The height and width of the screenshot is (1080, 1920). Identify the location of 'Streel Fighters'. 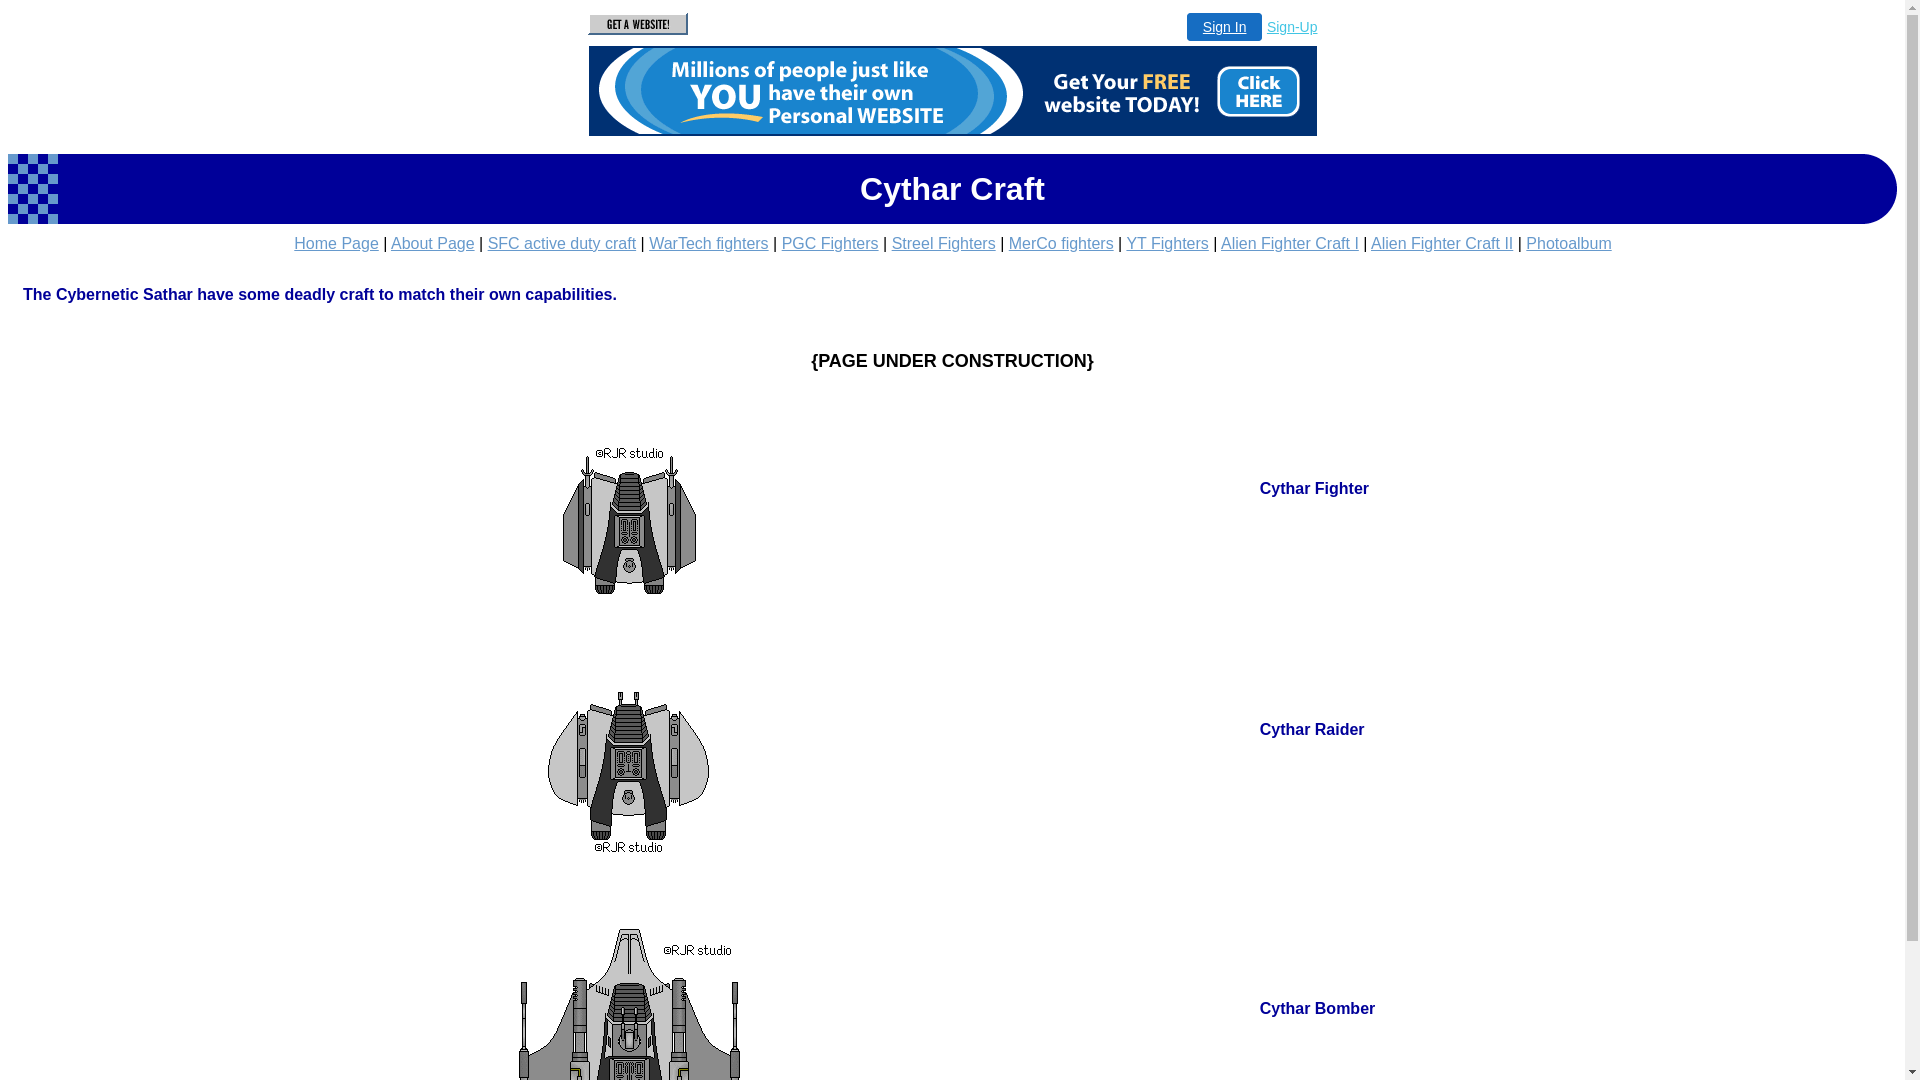
(943, 242).